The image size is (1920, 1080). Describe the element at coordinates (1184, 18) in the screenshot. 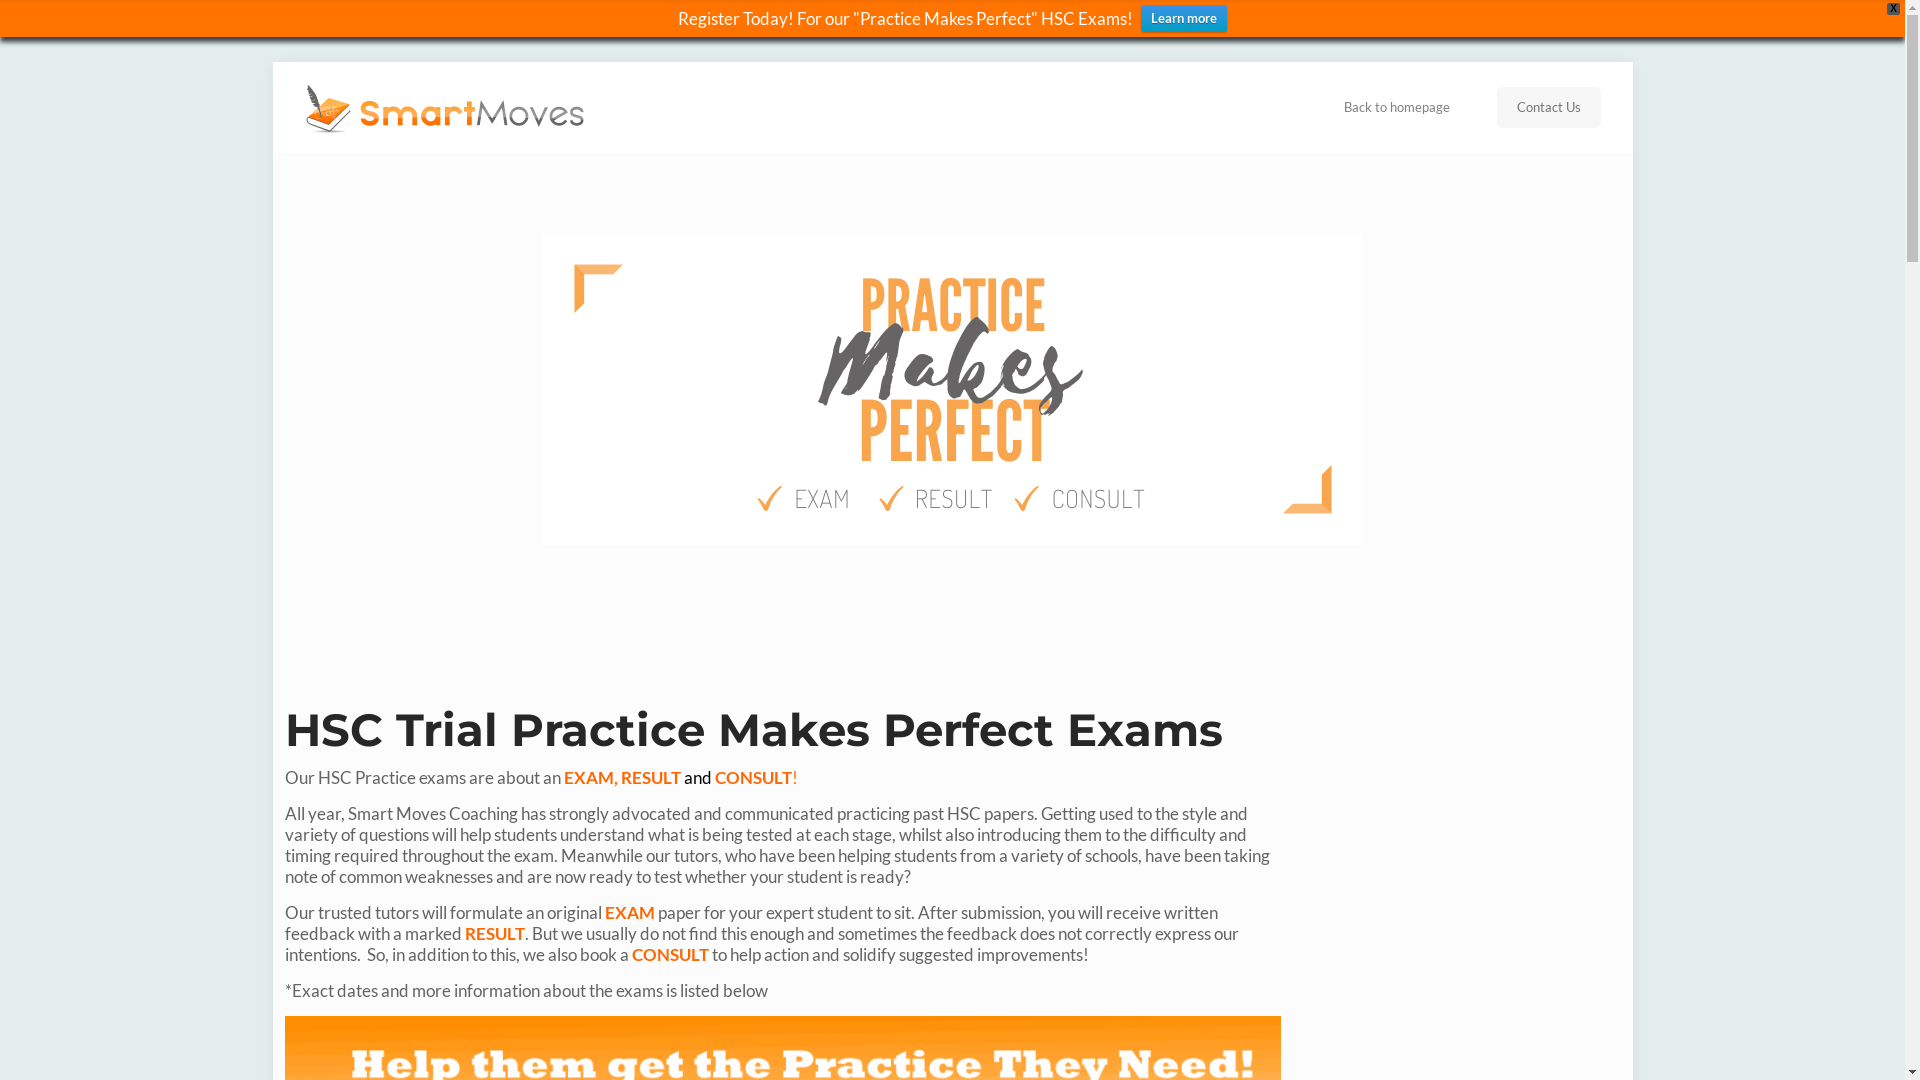

I see `'Learn more'` at that location.